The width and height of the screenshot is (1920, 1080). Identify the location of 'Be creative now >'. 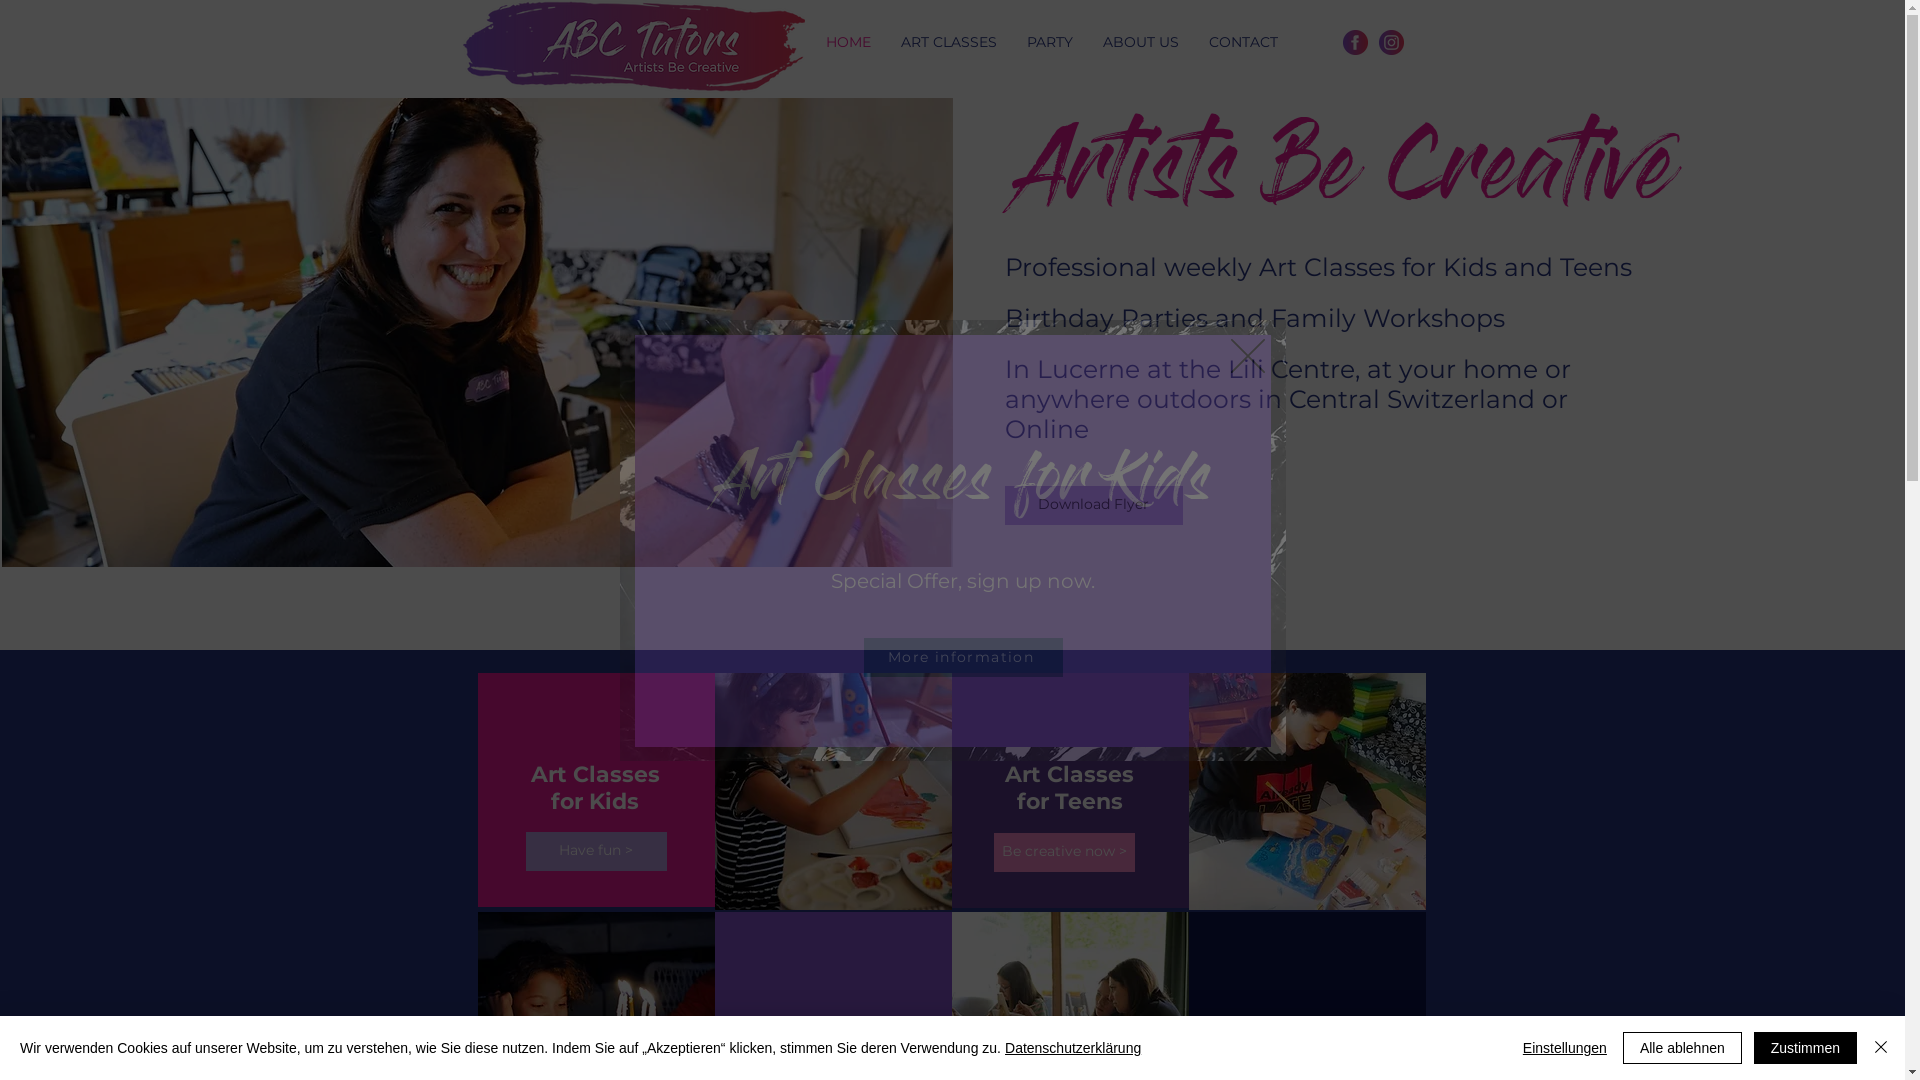
(993, 852).